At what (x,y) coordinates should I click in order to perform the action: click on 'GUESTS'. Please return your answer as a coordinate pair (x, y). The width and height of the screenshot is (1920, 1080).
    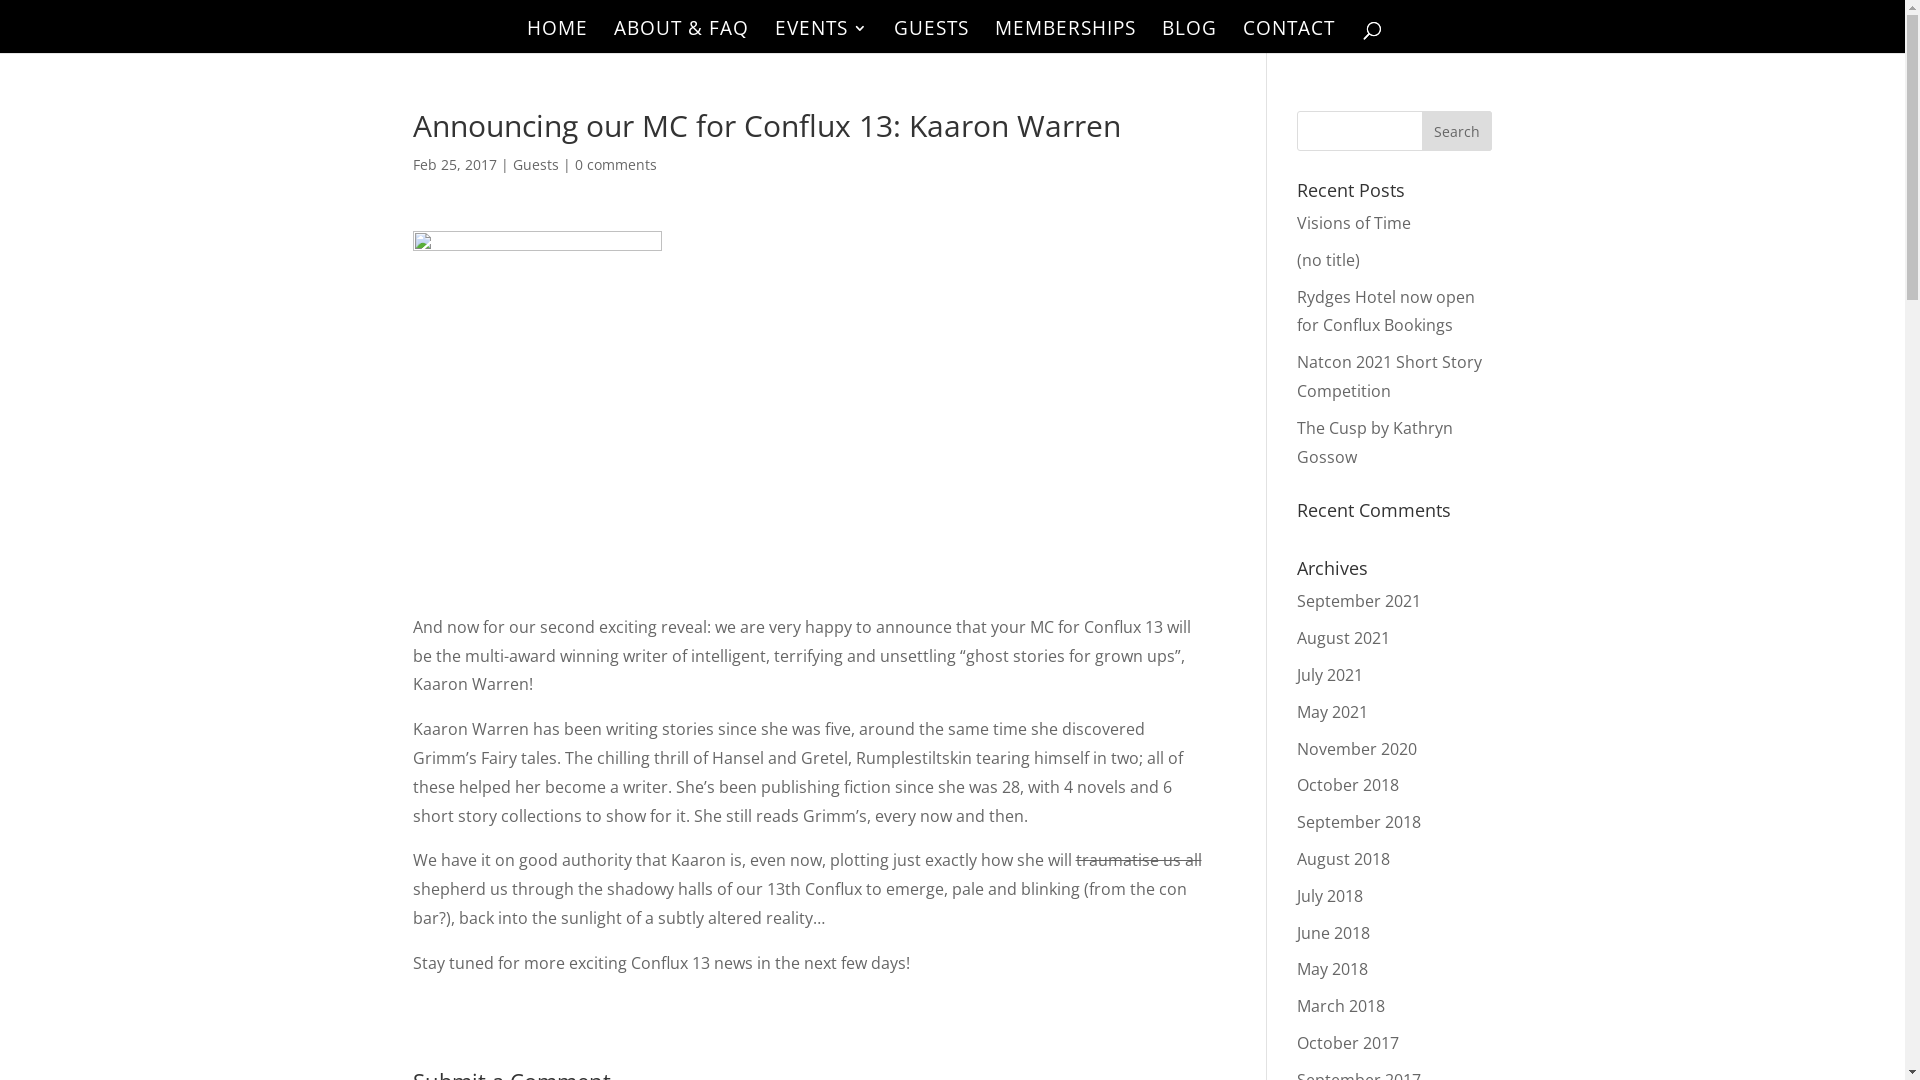
    Looking at the image, I should click on (930, 37).